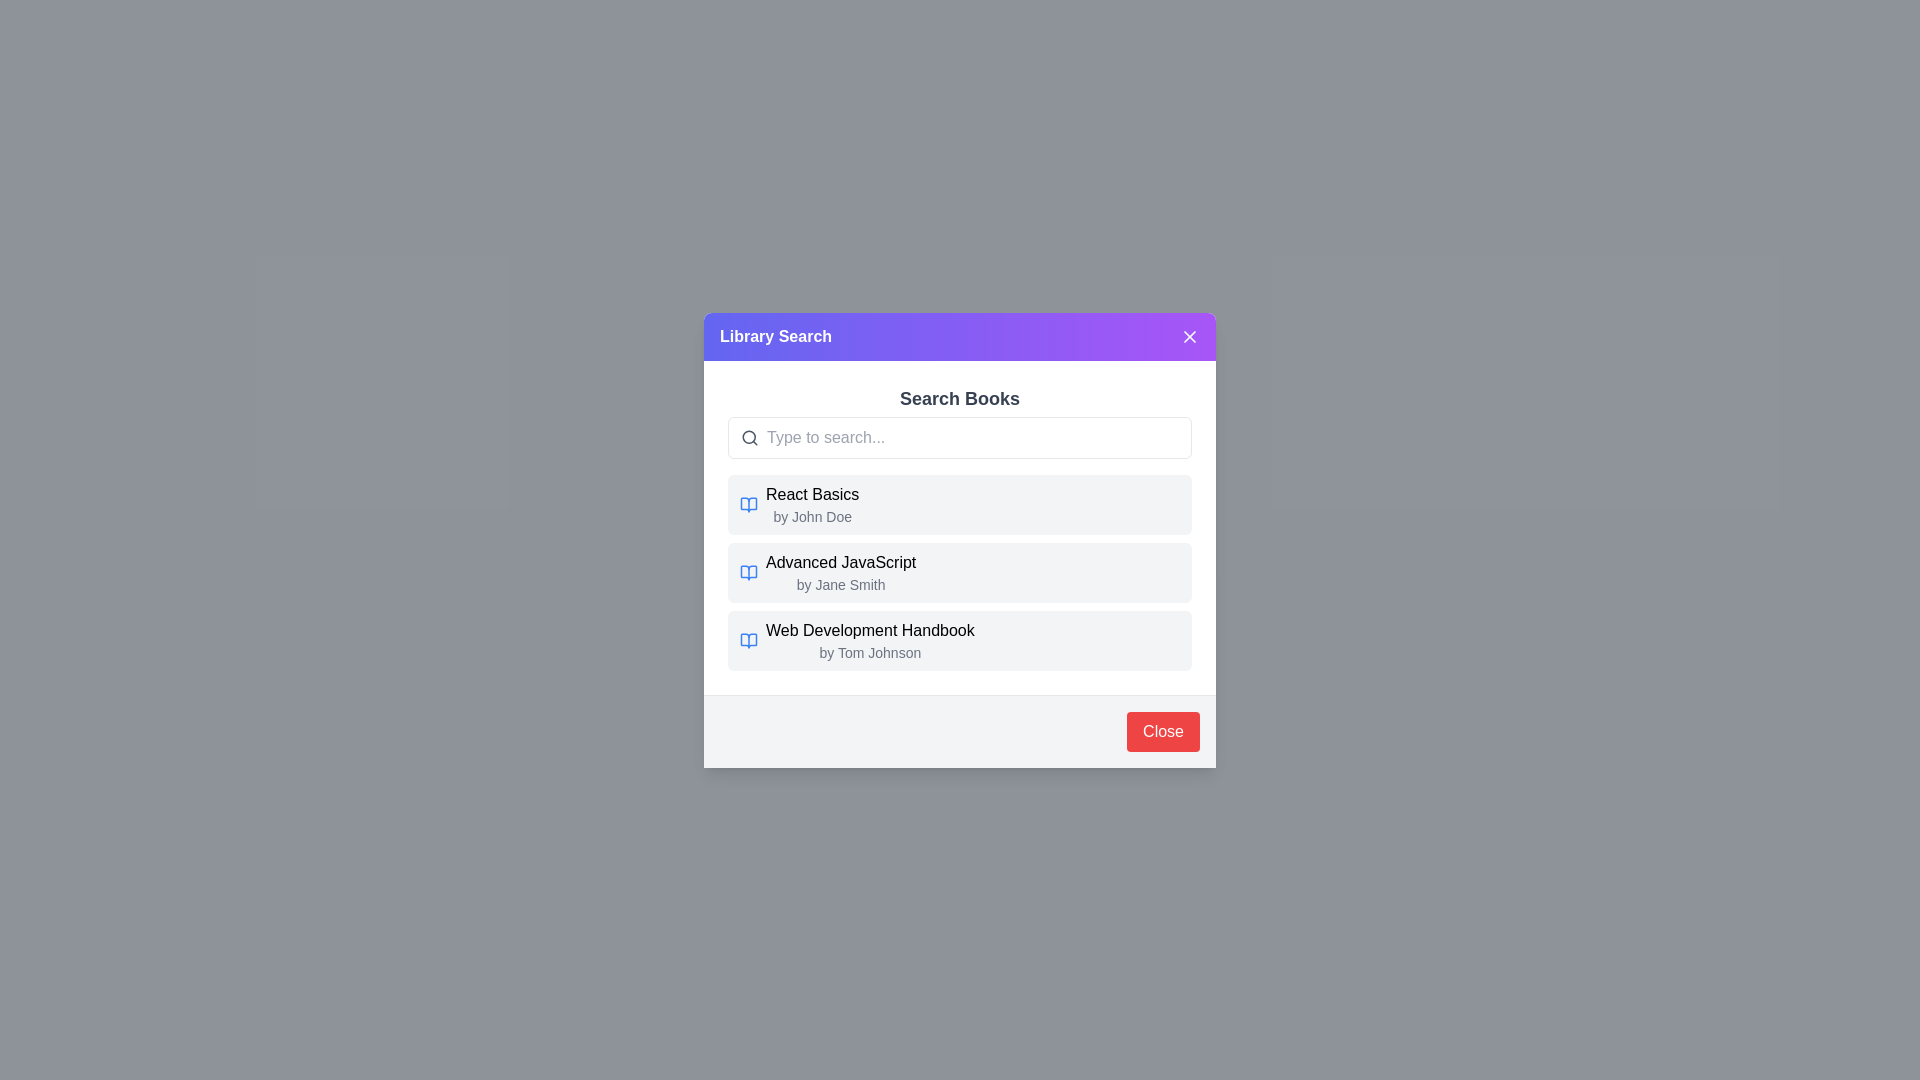 Image resolution: width=1920 pixels, height=1080 pixels. Describe the element at coordinates (870, 640) in the screenshot. I see `displayed text representing the title and author's name of the book entry located on the third row of the list in the modal dialog` at that location.